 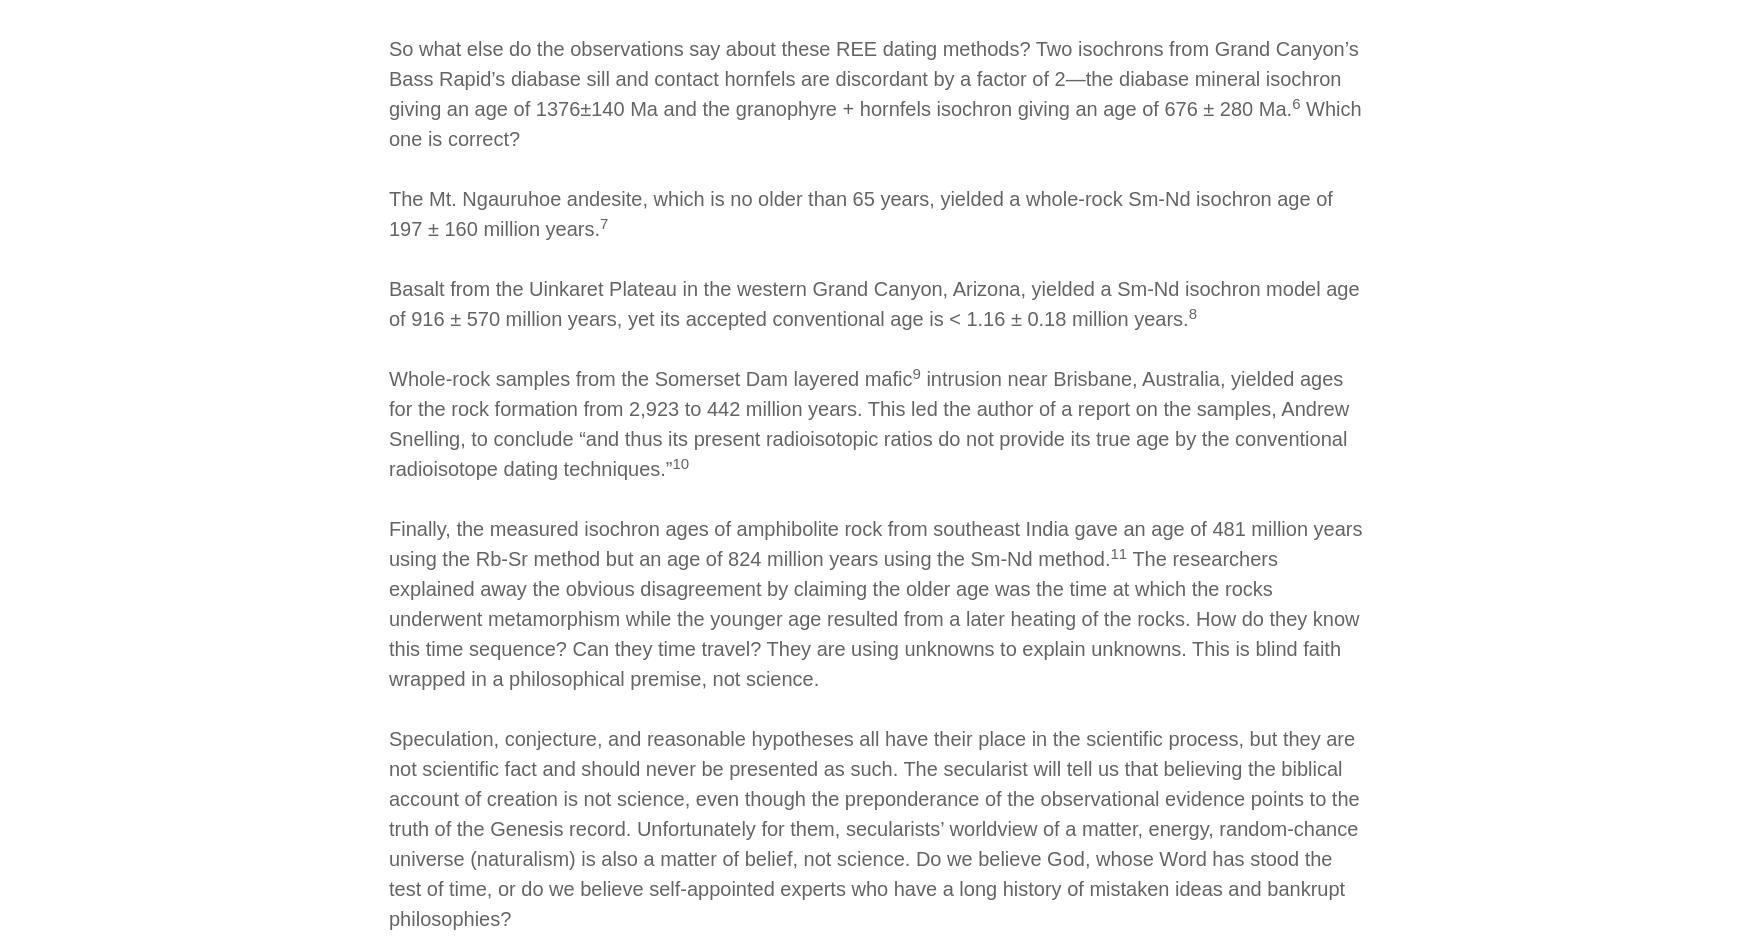 What do you see at coordinates (604, 222) in the screenshot?
I see `'7'` at bounding box center [604, 222].